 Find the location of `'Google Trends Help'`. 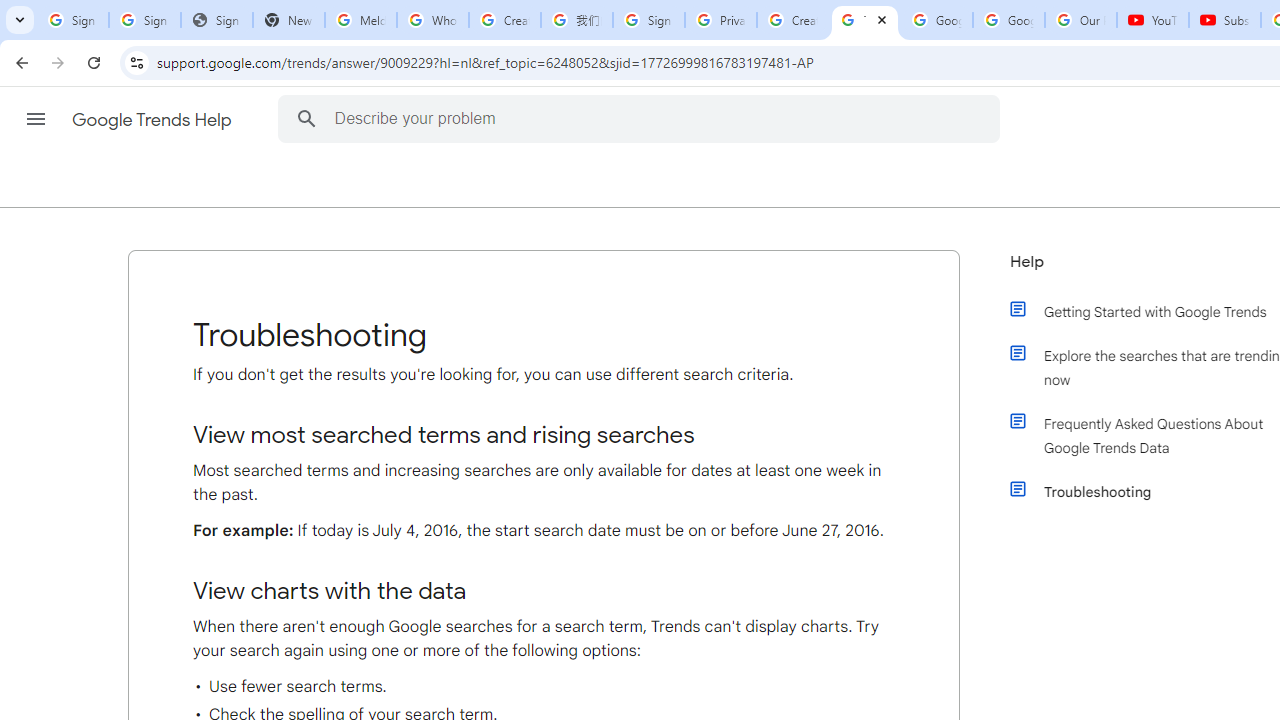

'Google Trends Help' is located at coordinates (152, 119).